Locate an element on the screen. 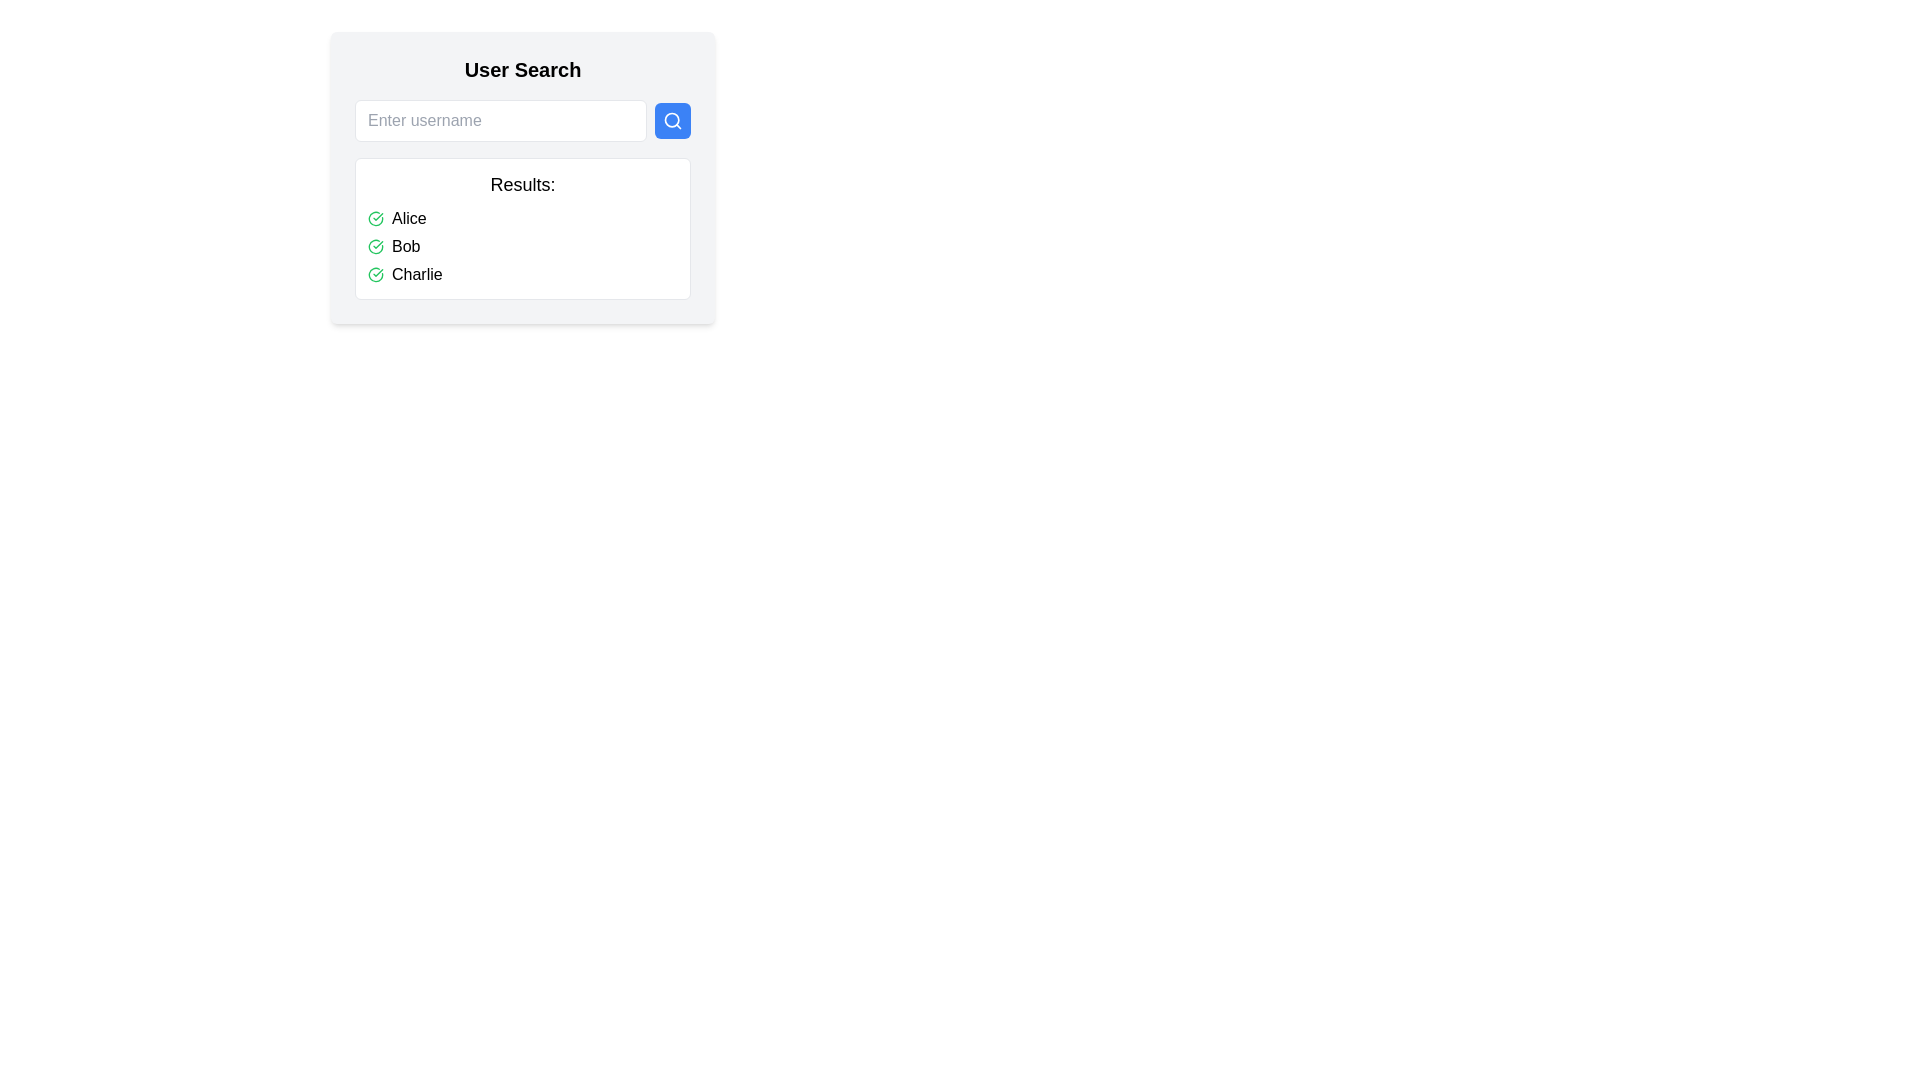 The width and height of the screenshot is (1920, 1080). the circular check icon indicating a successful status for 'Alice' in the results list is located at coordinates (375, 219).